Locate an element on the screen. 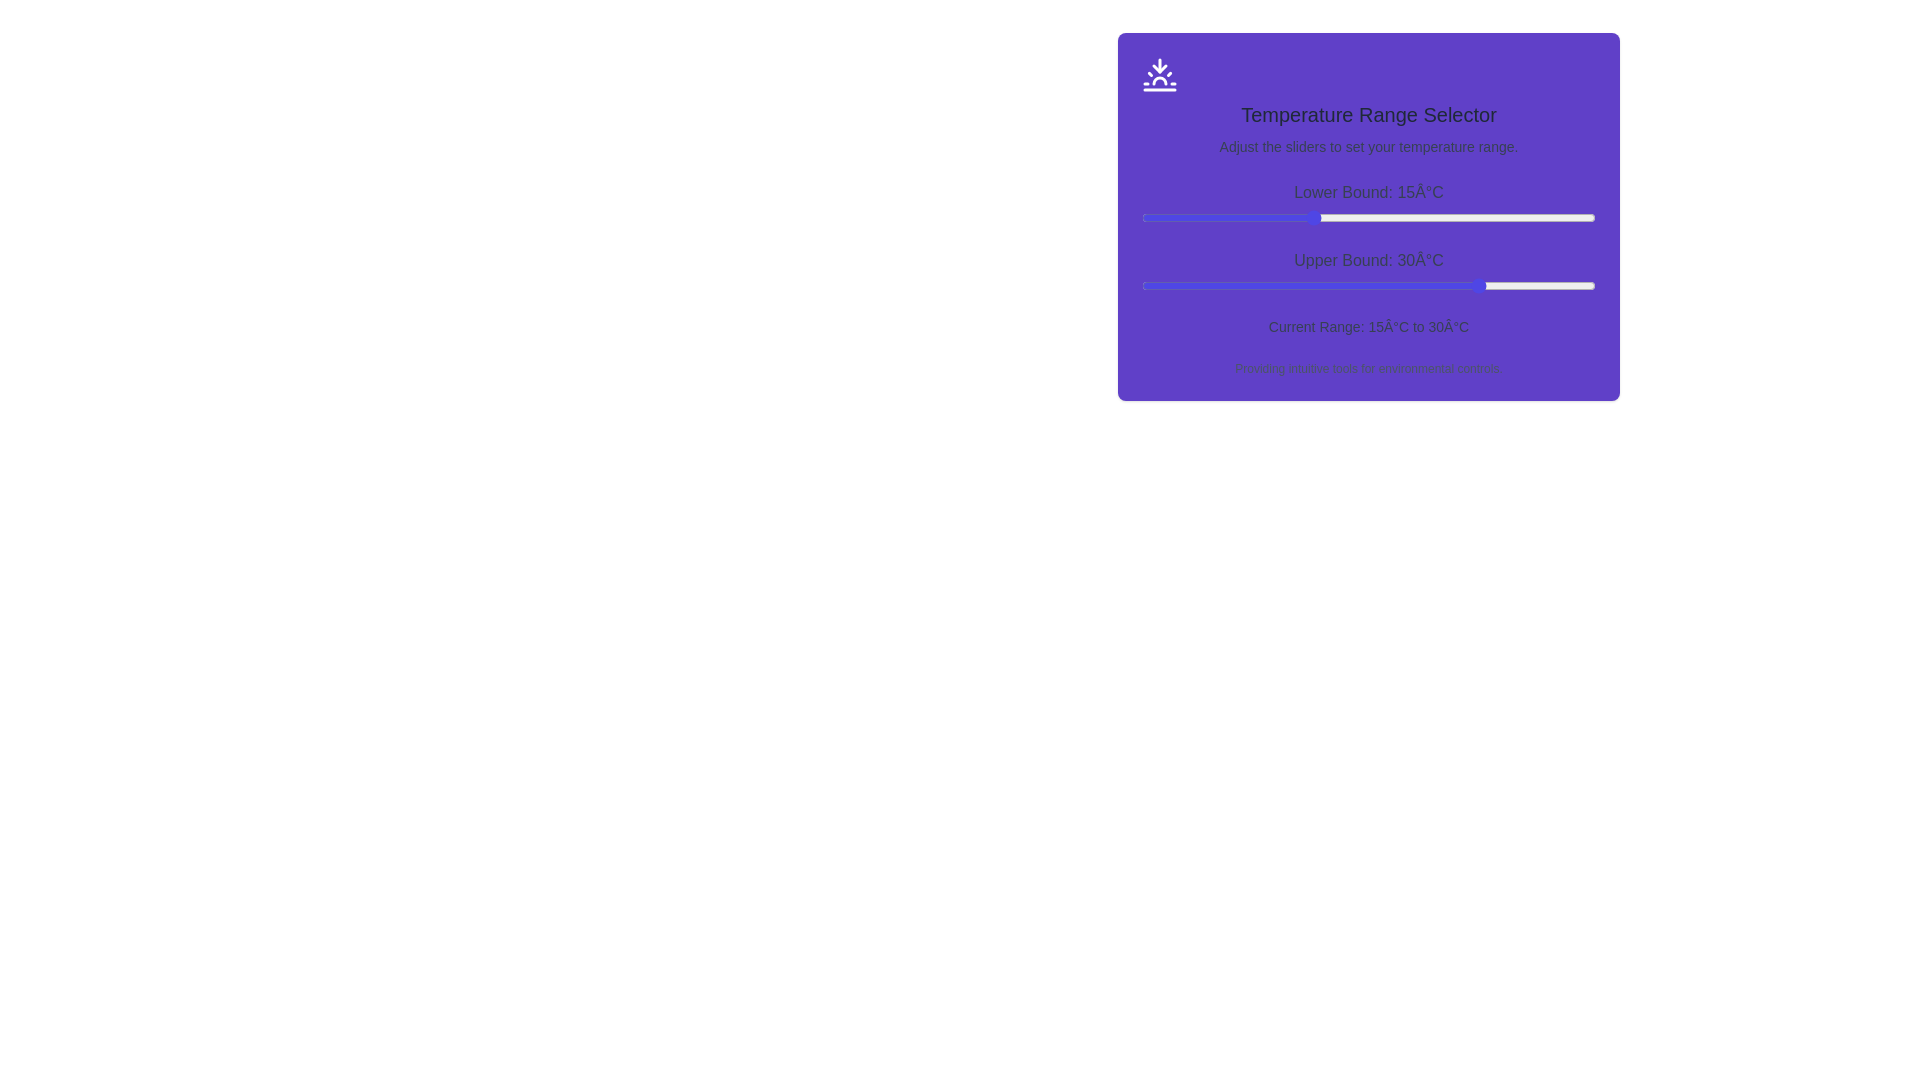 The width and height of the screenshot is (1920, 1080). the lower bound slider to 9°C is located at coordinates (1243, 218).